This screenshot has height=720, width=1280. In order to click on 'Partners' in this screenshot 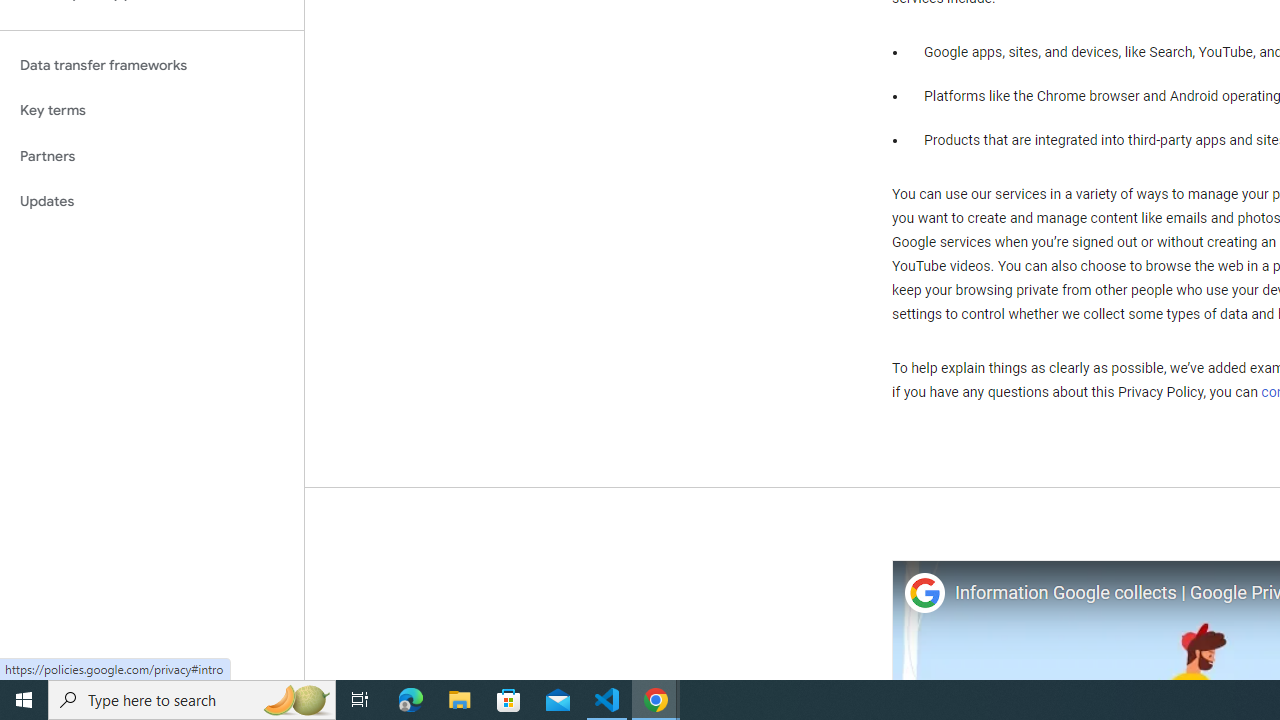, I will do `click(151, 155)`.